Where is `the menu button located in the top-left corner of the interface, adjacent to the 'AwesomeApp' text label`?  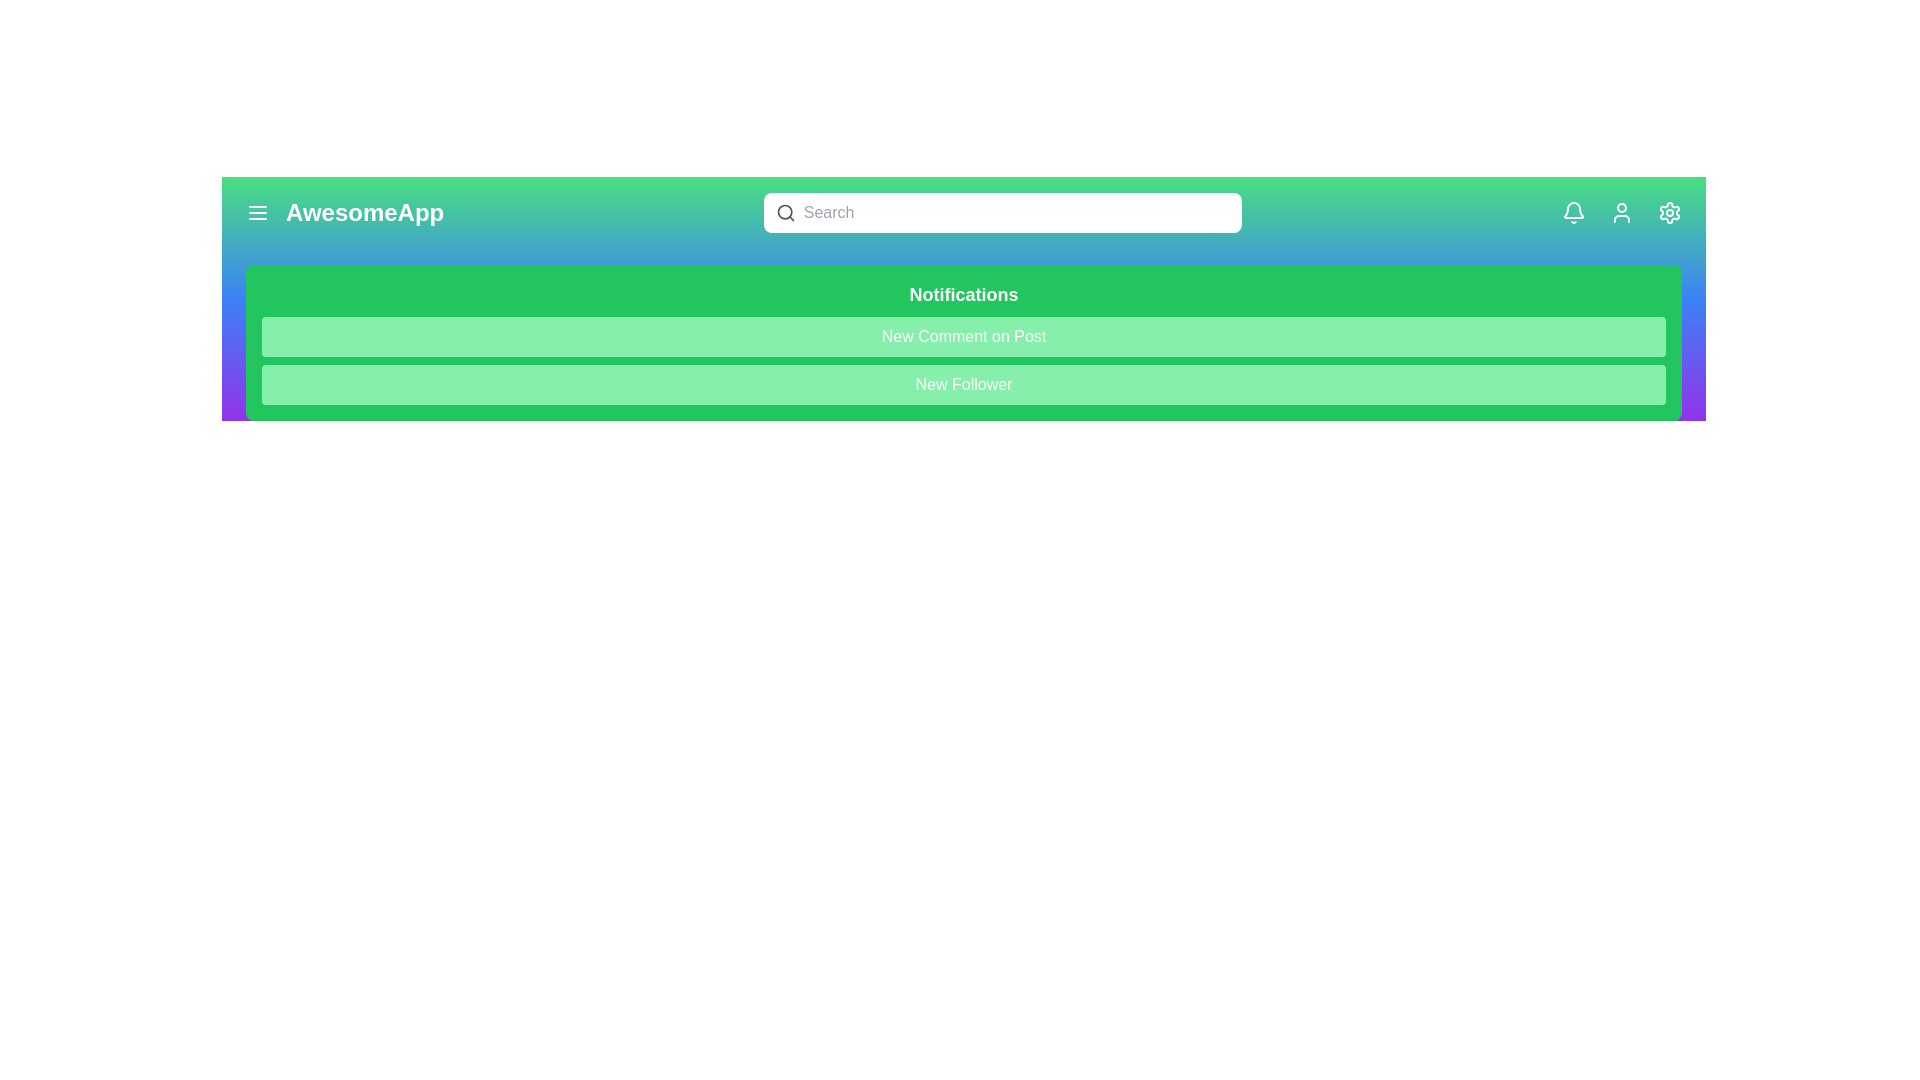
the menu button located in the top-left corner of the interface, adjacent to the 'AwesomeApp' text label is located at coordinates (257, 212).